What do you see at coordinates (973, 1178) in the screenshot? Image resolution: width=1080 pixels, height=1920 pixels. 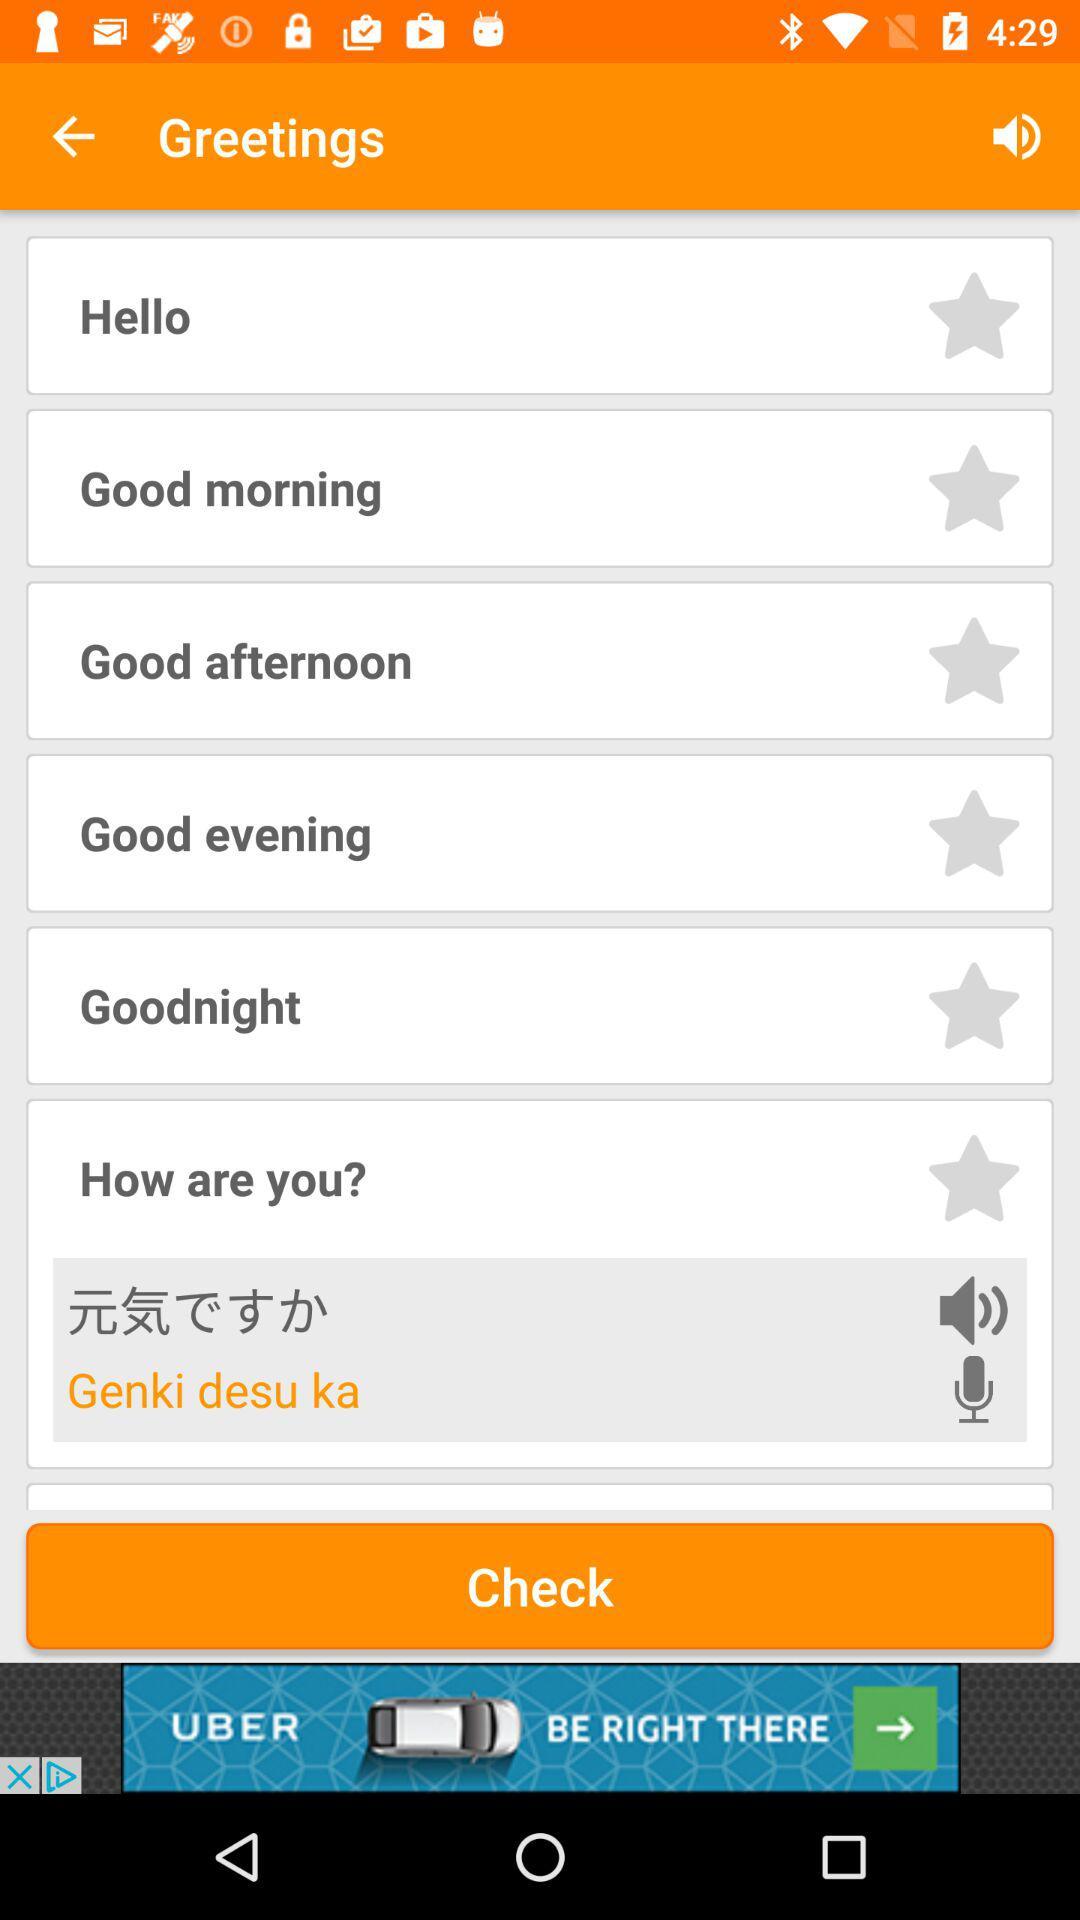 I see `preferred phrase` at bounding box center [973, 1178].